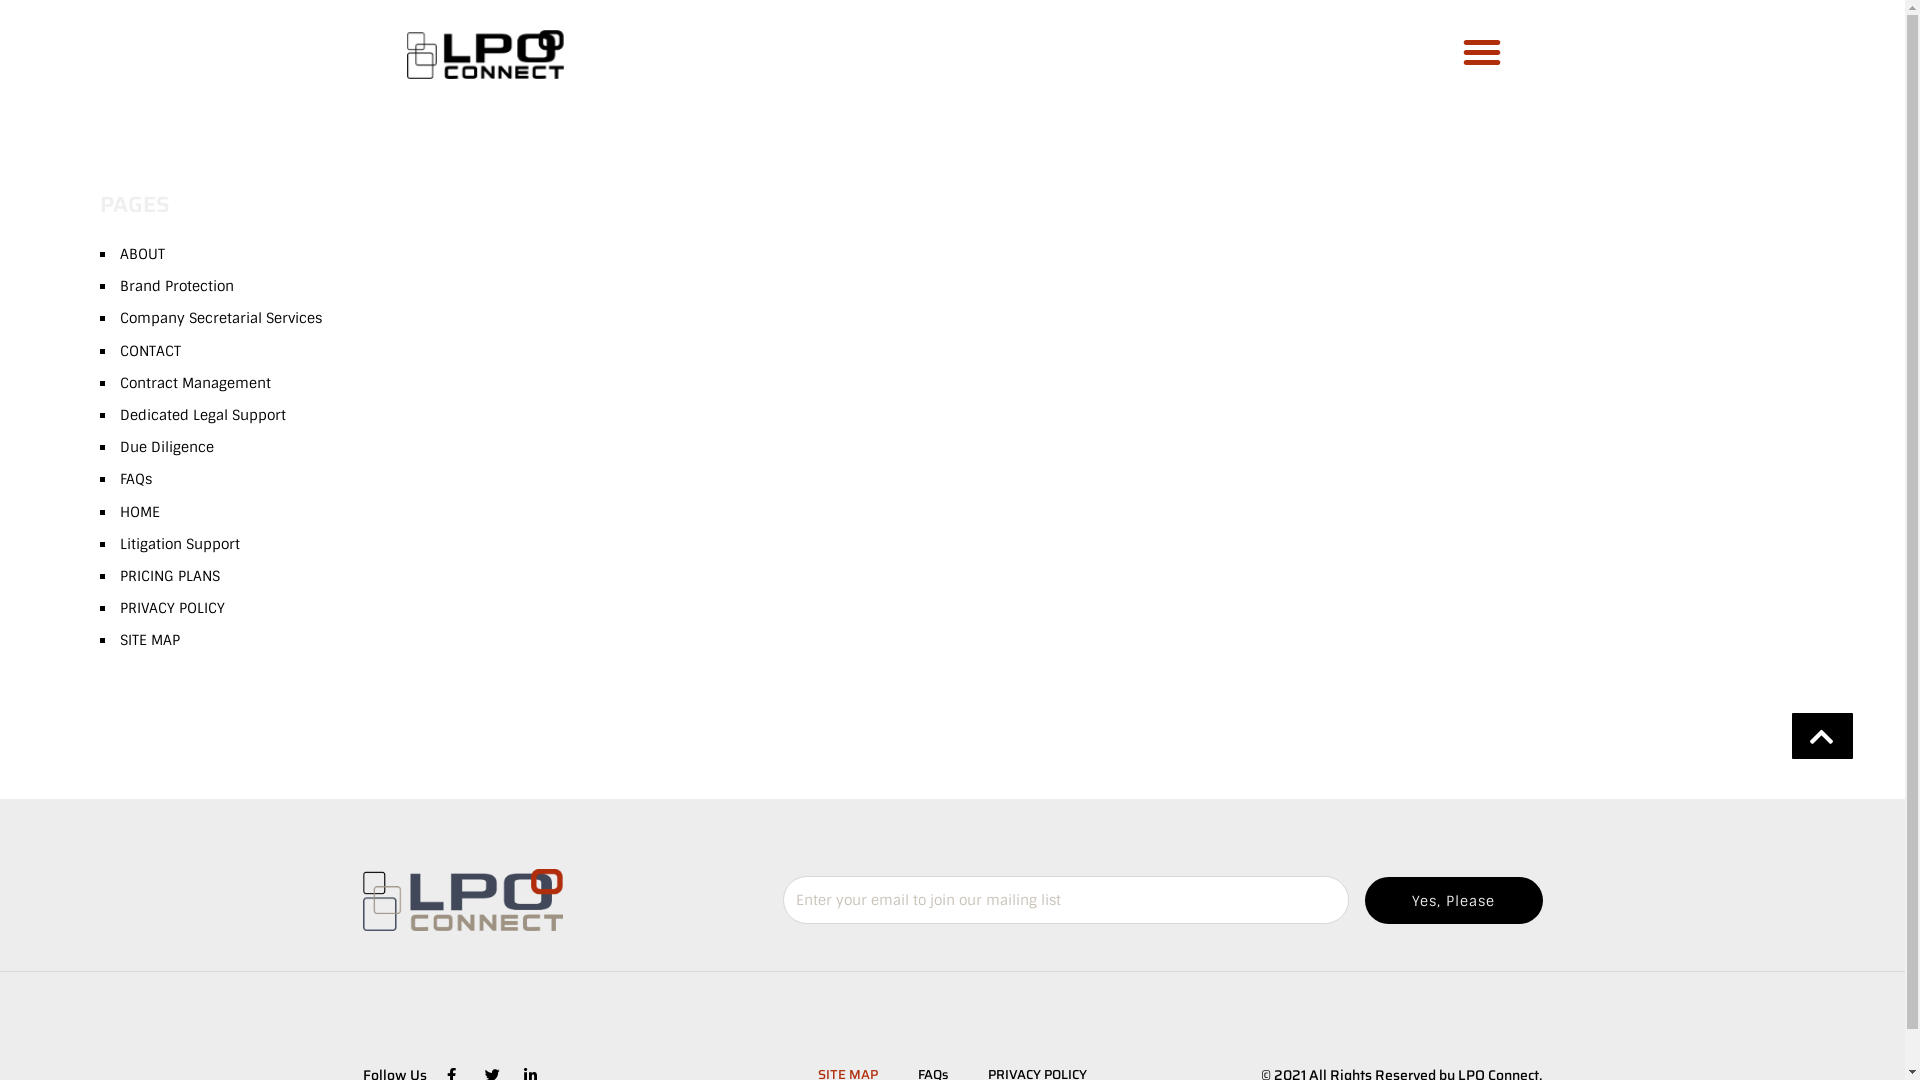  I want to click on 'Dedicated Legal Support', so click(202, 414).